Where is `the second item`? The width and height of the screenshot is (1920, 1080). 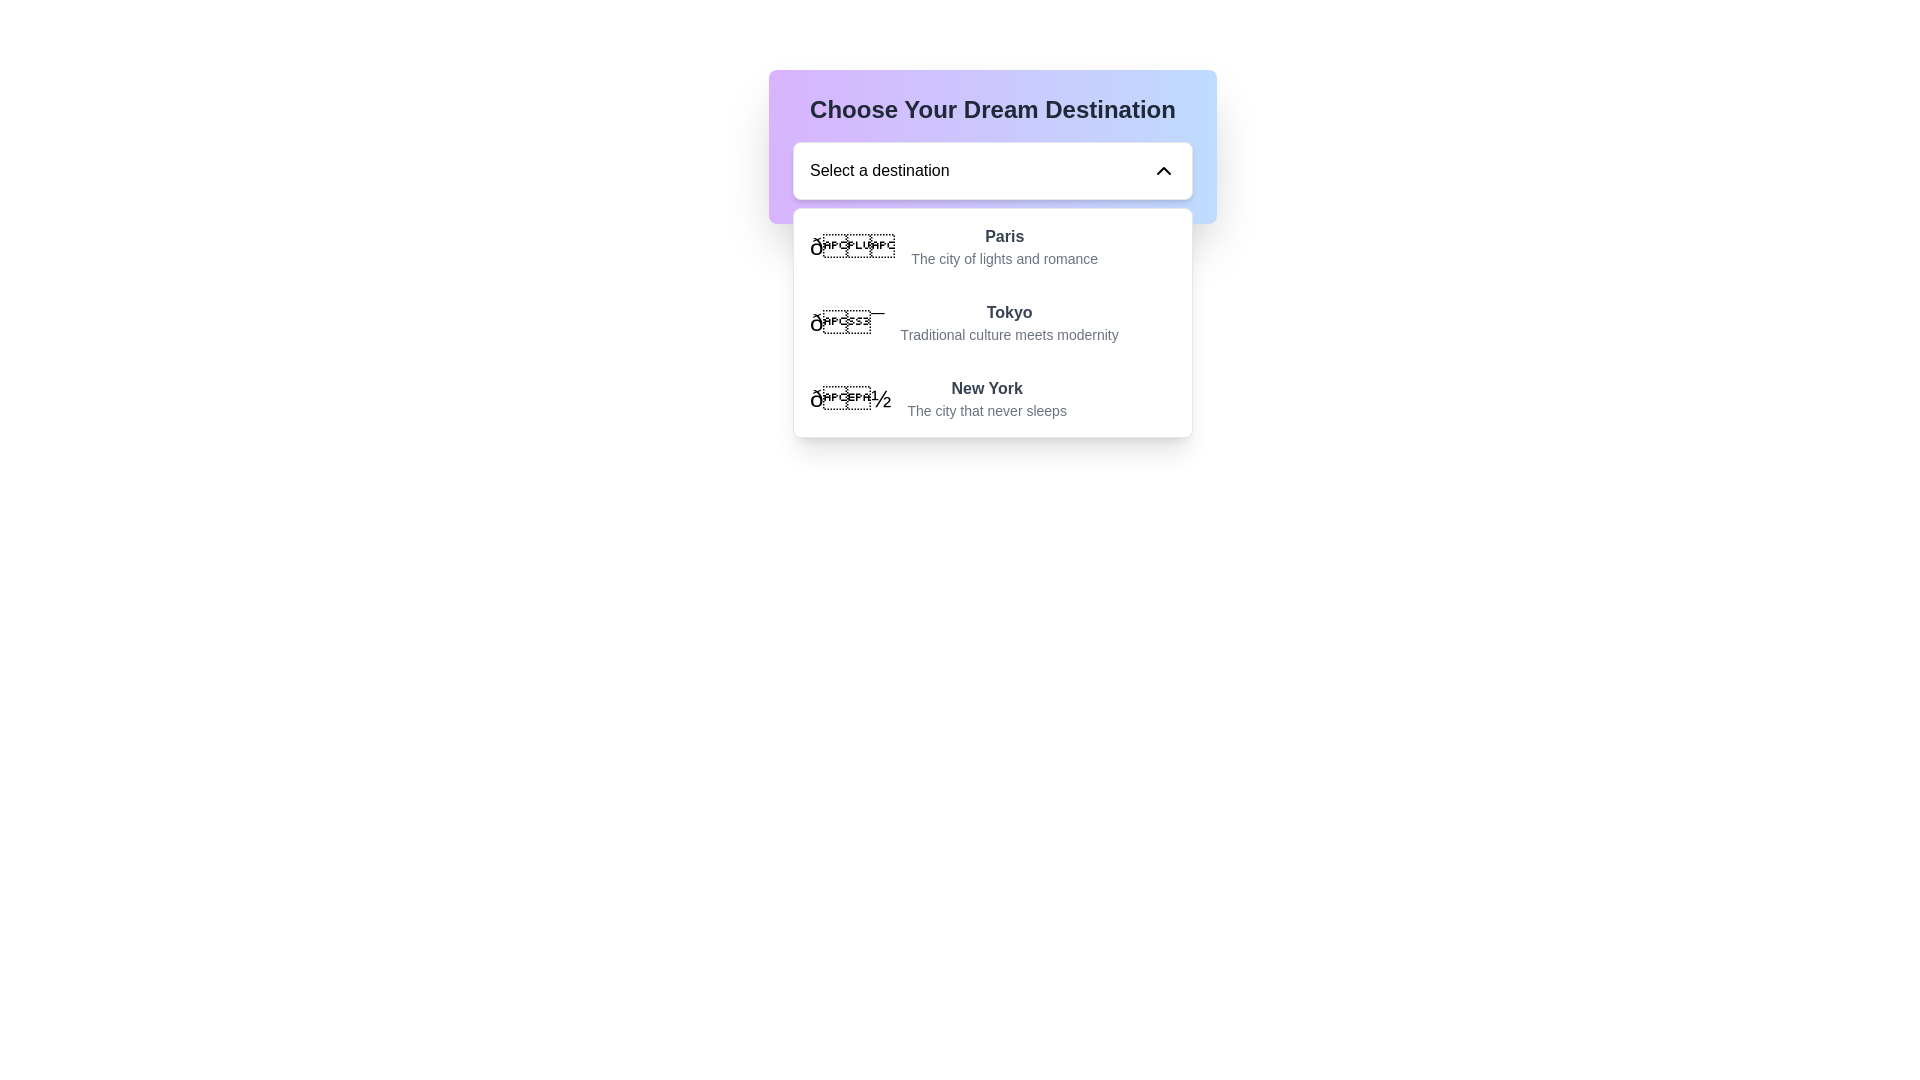 the second item is located at coordinates (993, 322).